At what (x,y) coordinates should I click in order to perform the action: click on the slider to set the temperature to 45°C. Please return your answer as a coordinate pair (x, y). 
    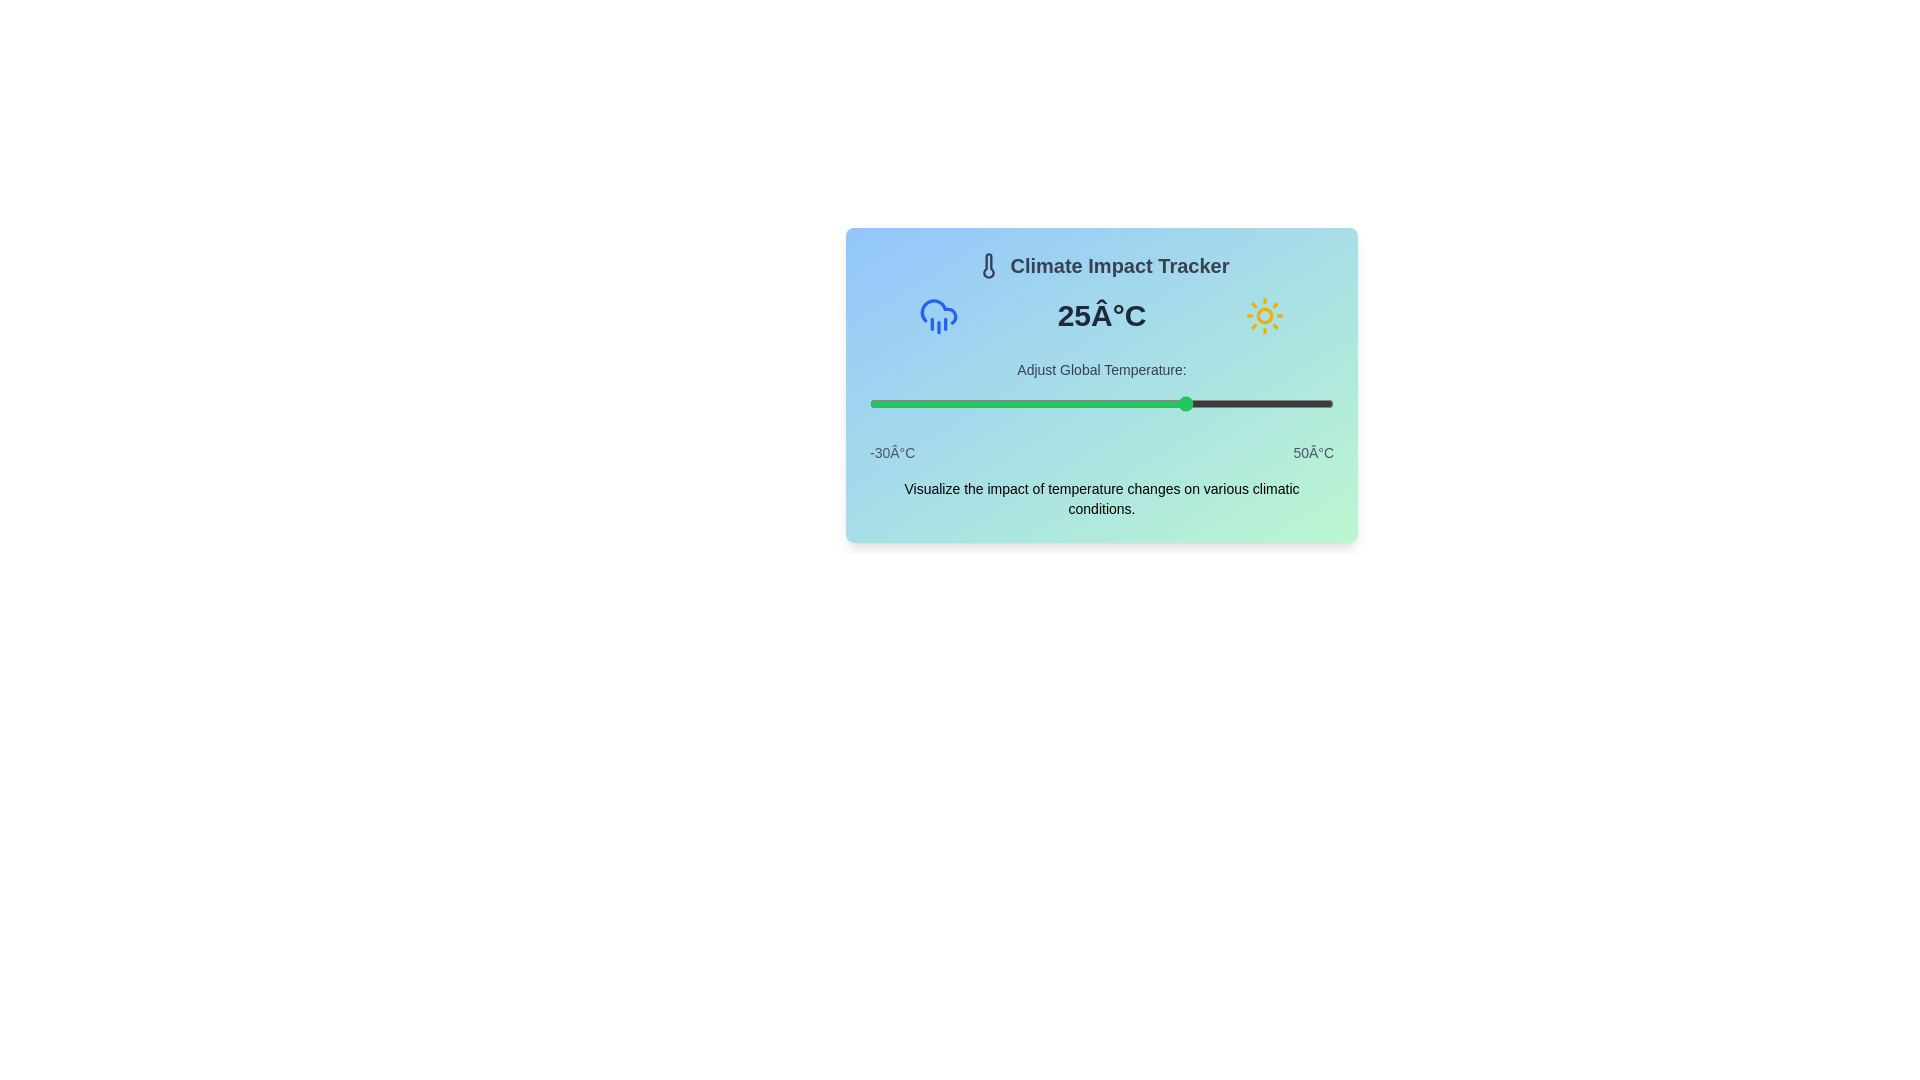
    Looking at the image, I should click on (1305, 404).